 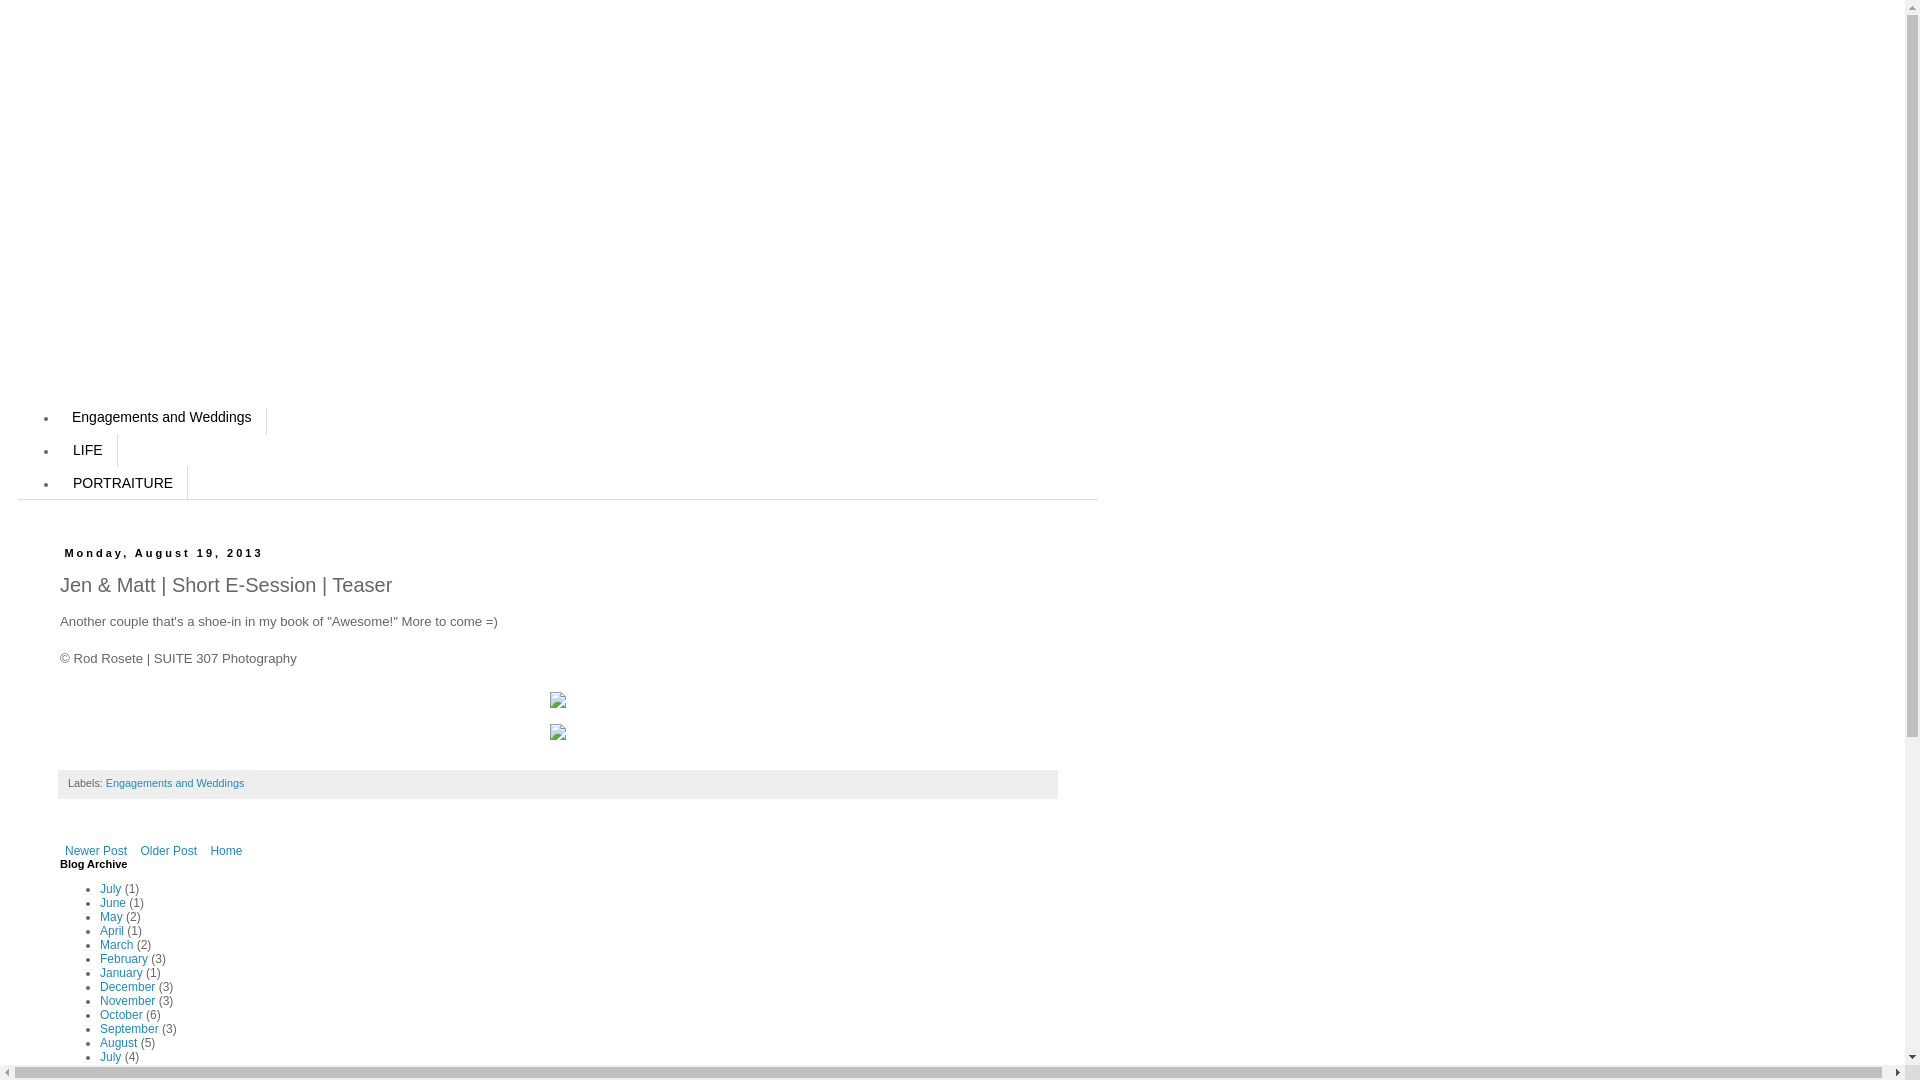 I want to click on 'March', so click(x=99, y=945).